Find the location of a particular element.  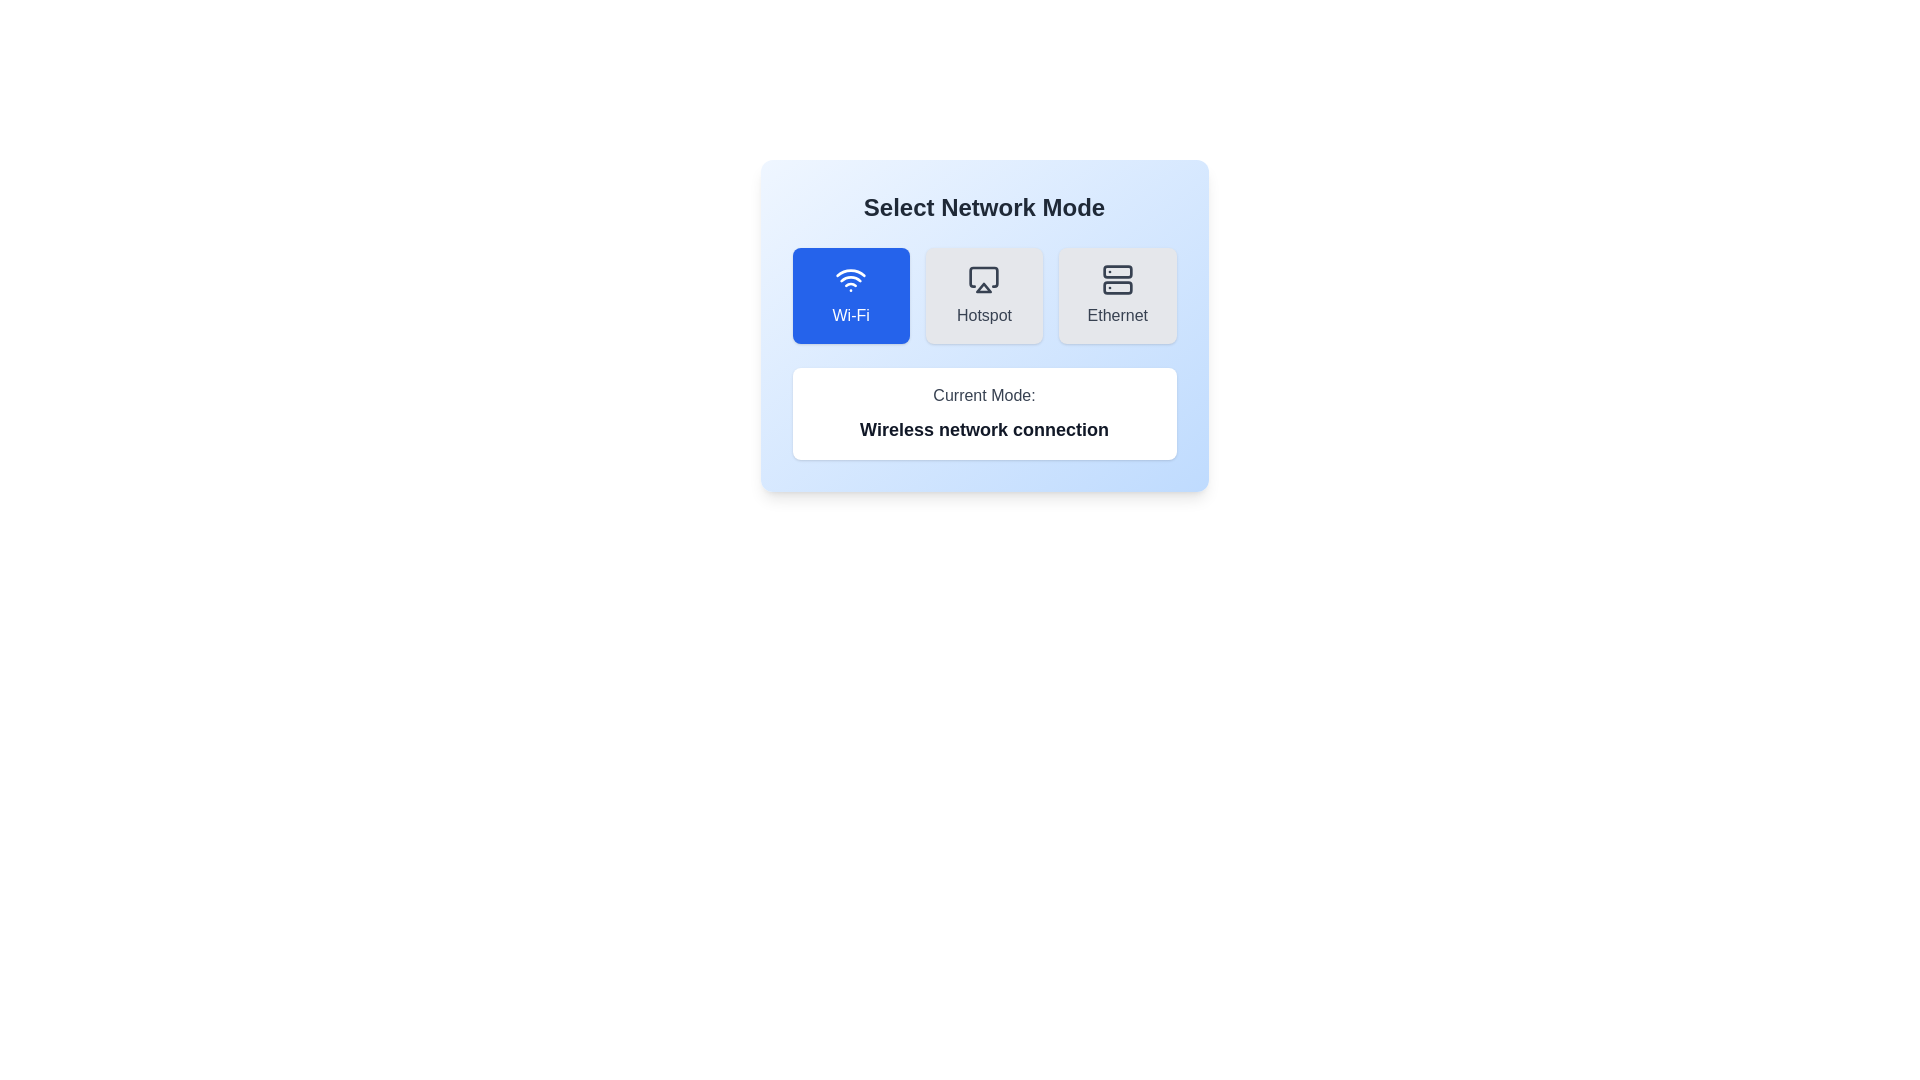

the text element displaying the current network mode description is located at coordinates (984, 428).